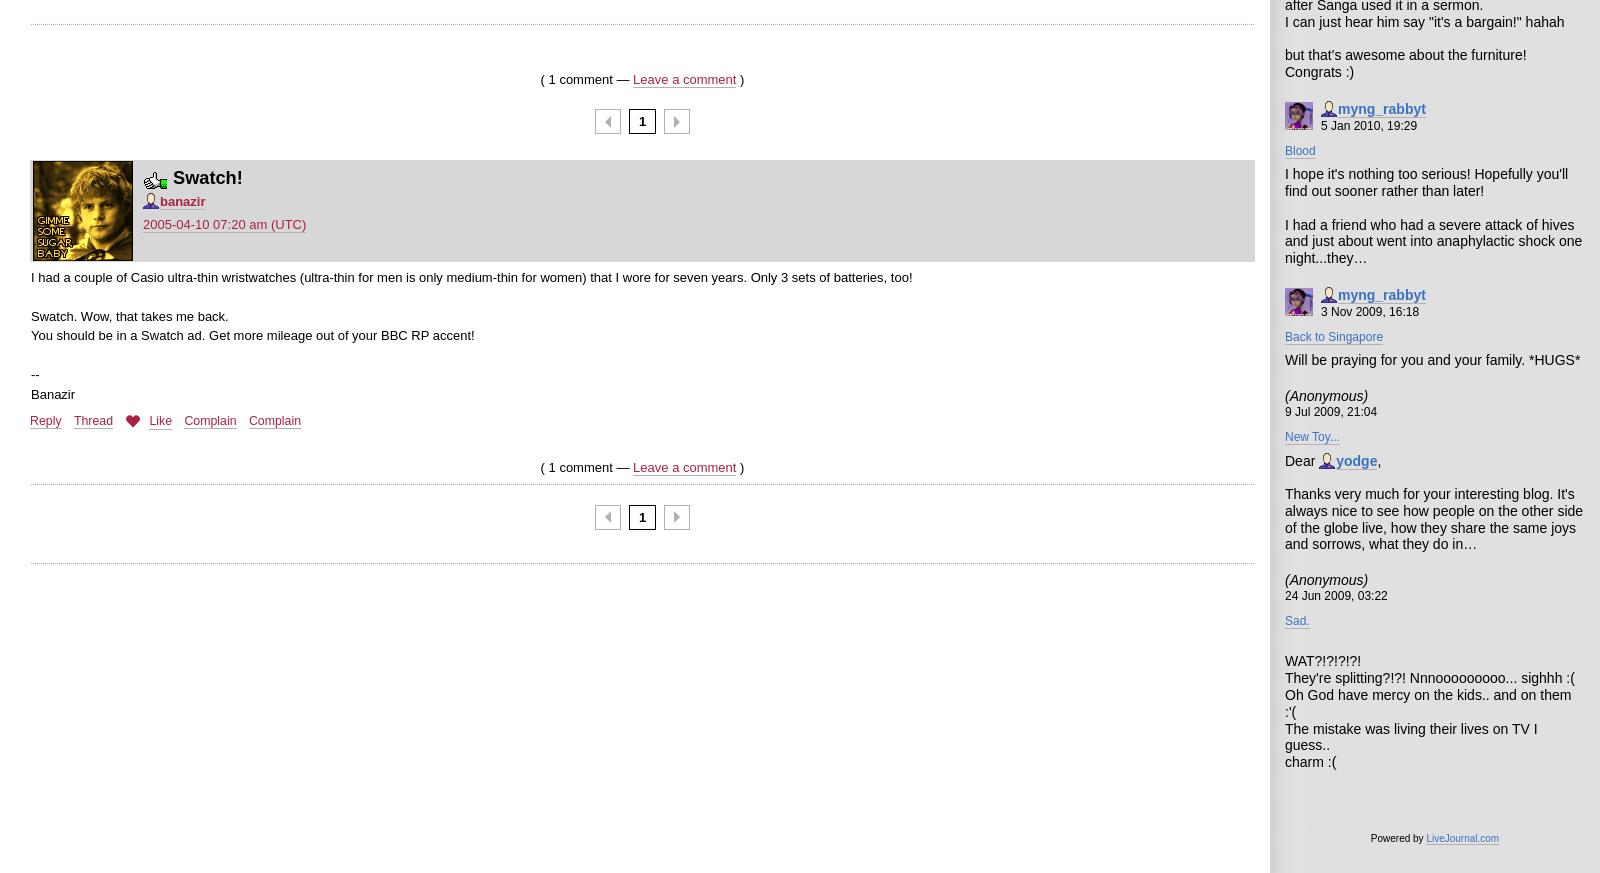 This screenshot has width=1600, height=873. What do you see at coordinates (91, 419) in the screenshot?
I see `'Thread'` at bounding box center [91, 419].